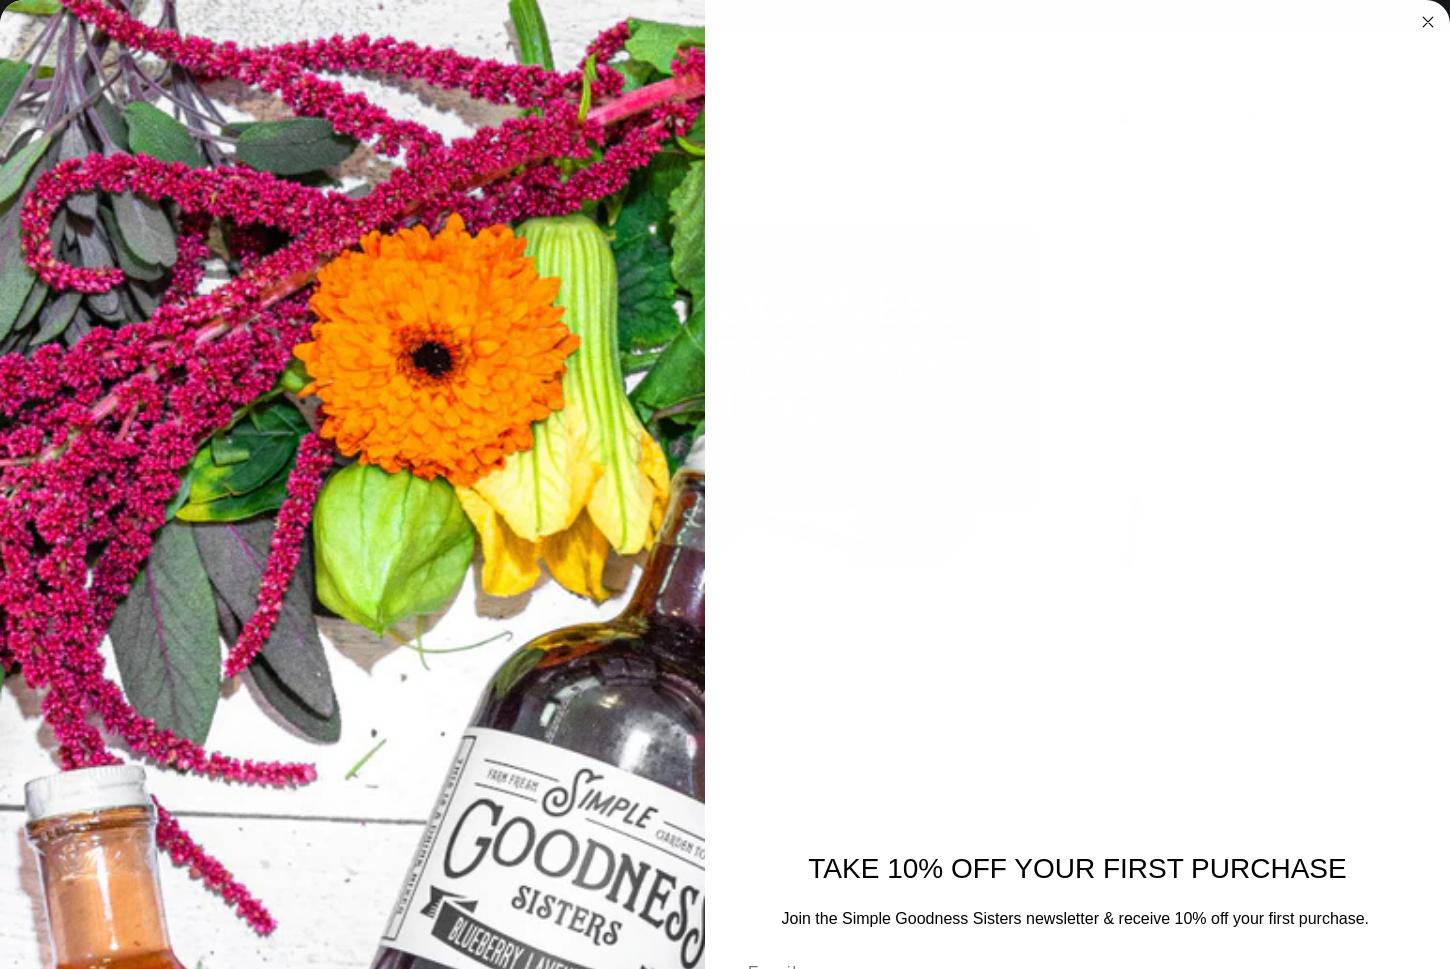  Describe the element at coordinates (961, 336) in the screenshot. I see `'Press'` at that location.